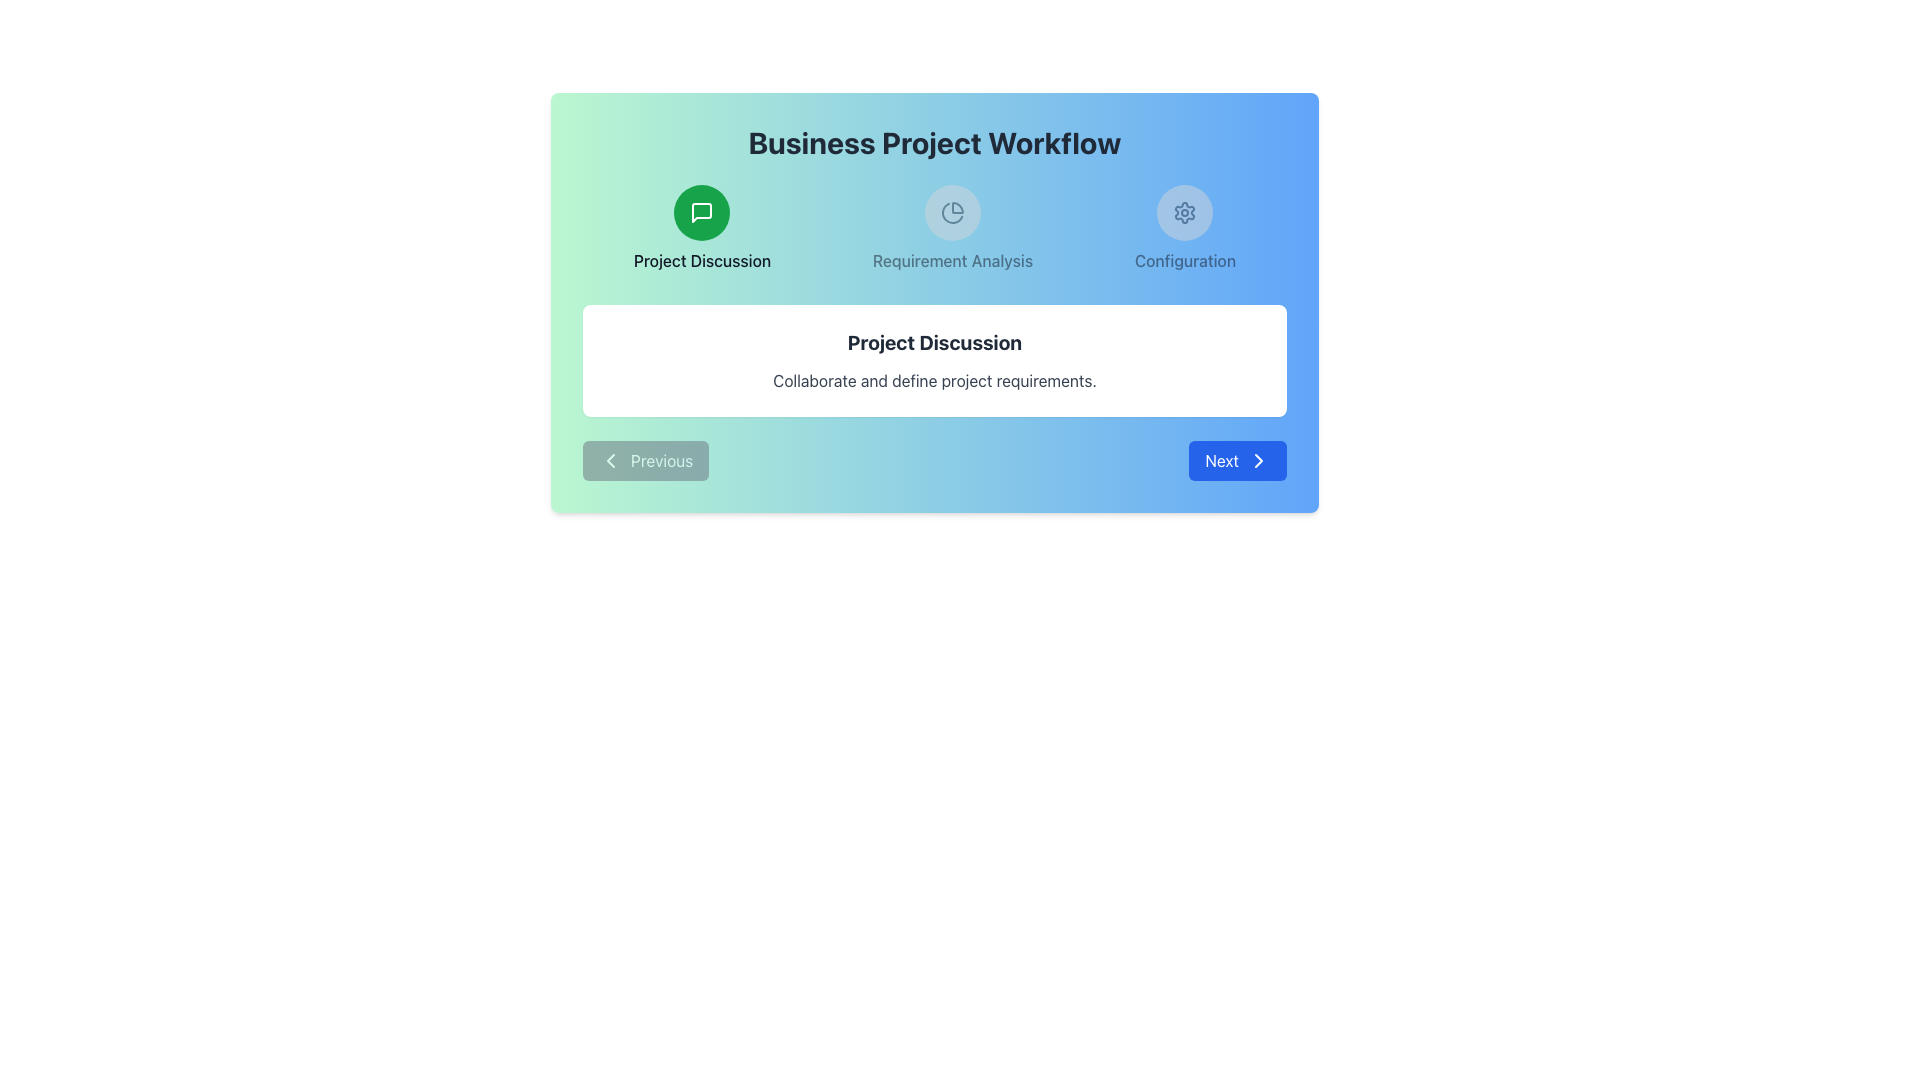  I want to click on the prominently displayed text heading reading 'Business Project Workflow', which is styled with a bold, extra-large font and centrally aligned against a gradient background, so click(934, 141).